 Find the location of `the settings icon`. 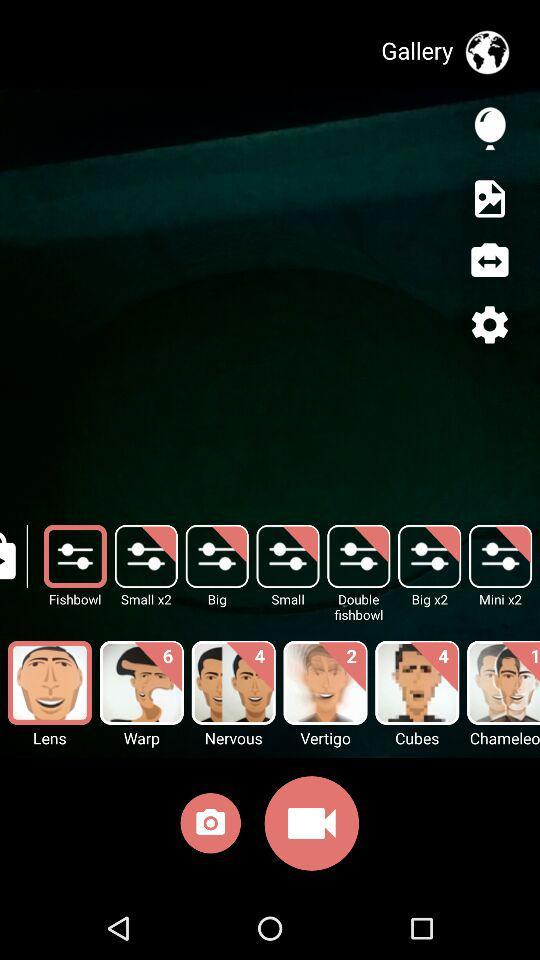

the settings icon is located at coordinates (488, 324).